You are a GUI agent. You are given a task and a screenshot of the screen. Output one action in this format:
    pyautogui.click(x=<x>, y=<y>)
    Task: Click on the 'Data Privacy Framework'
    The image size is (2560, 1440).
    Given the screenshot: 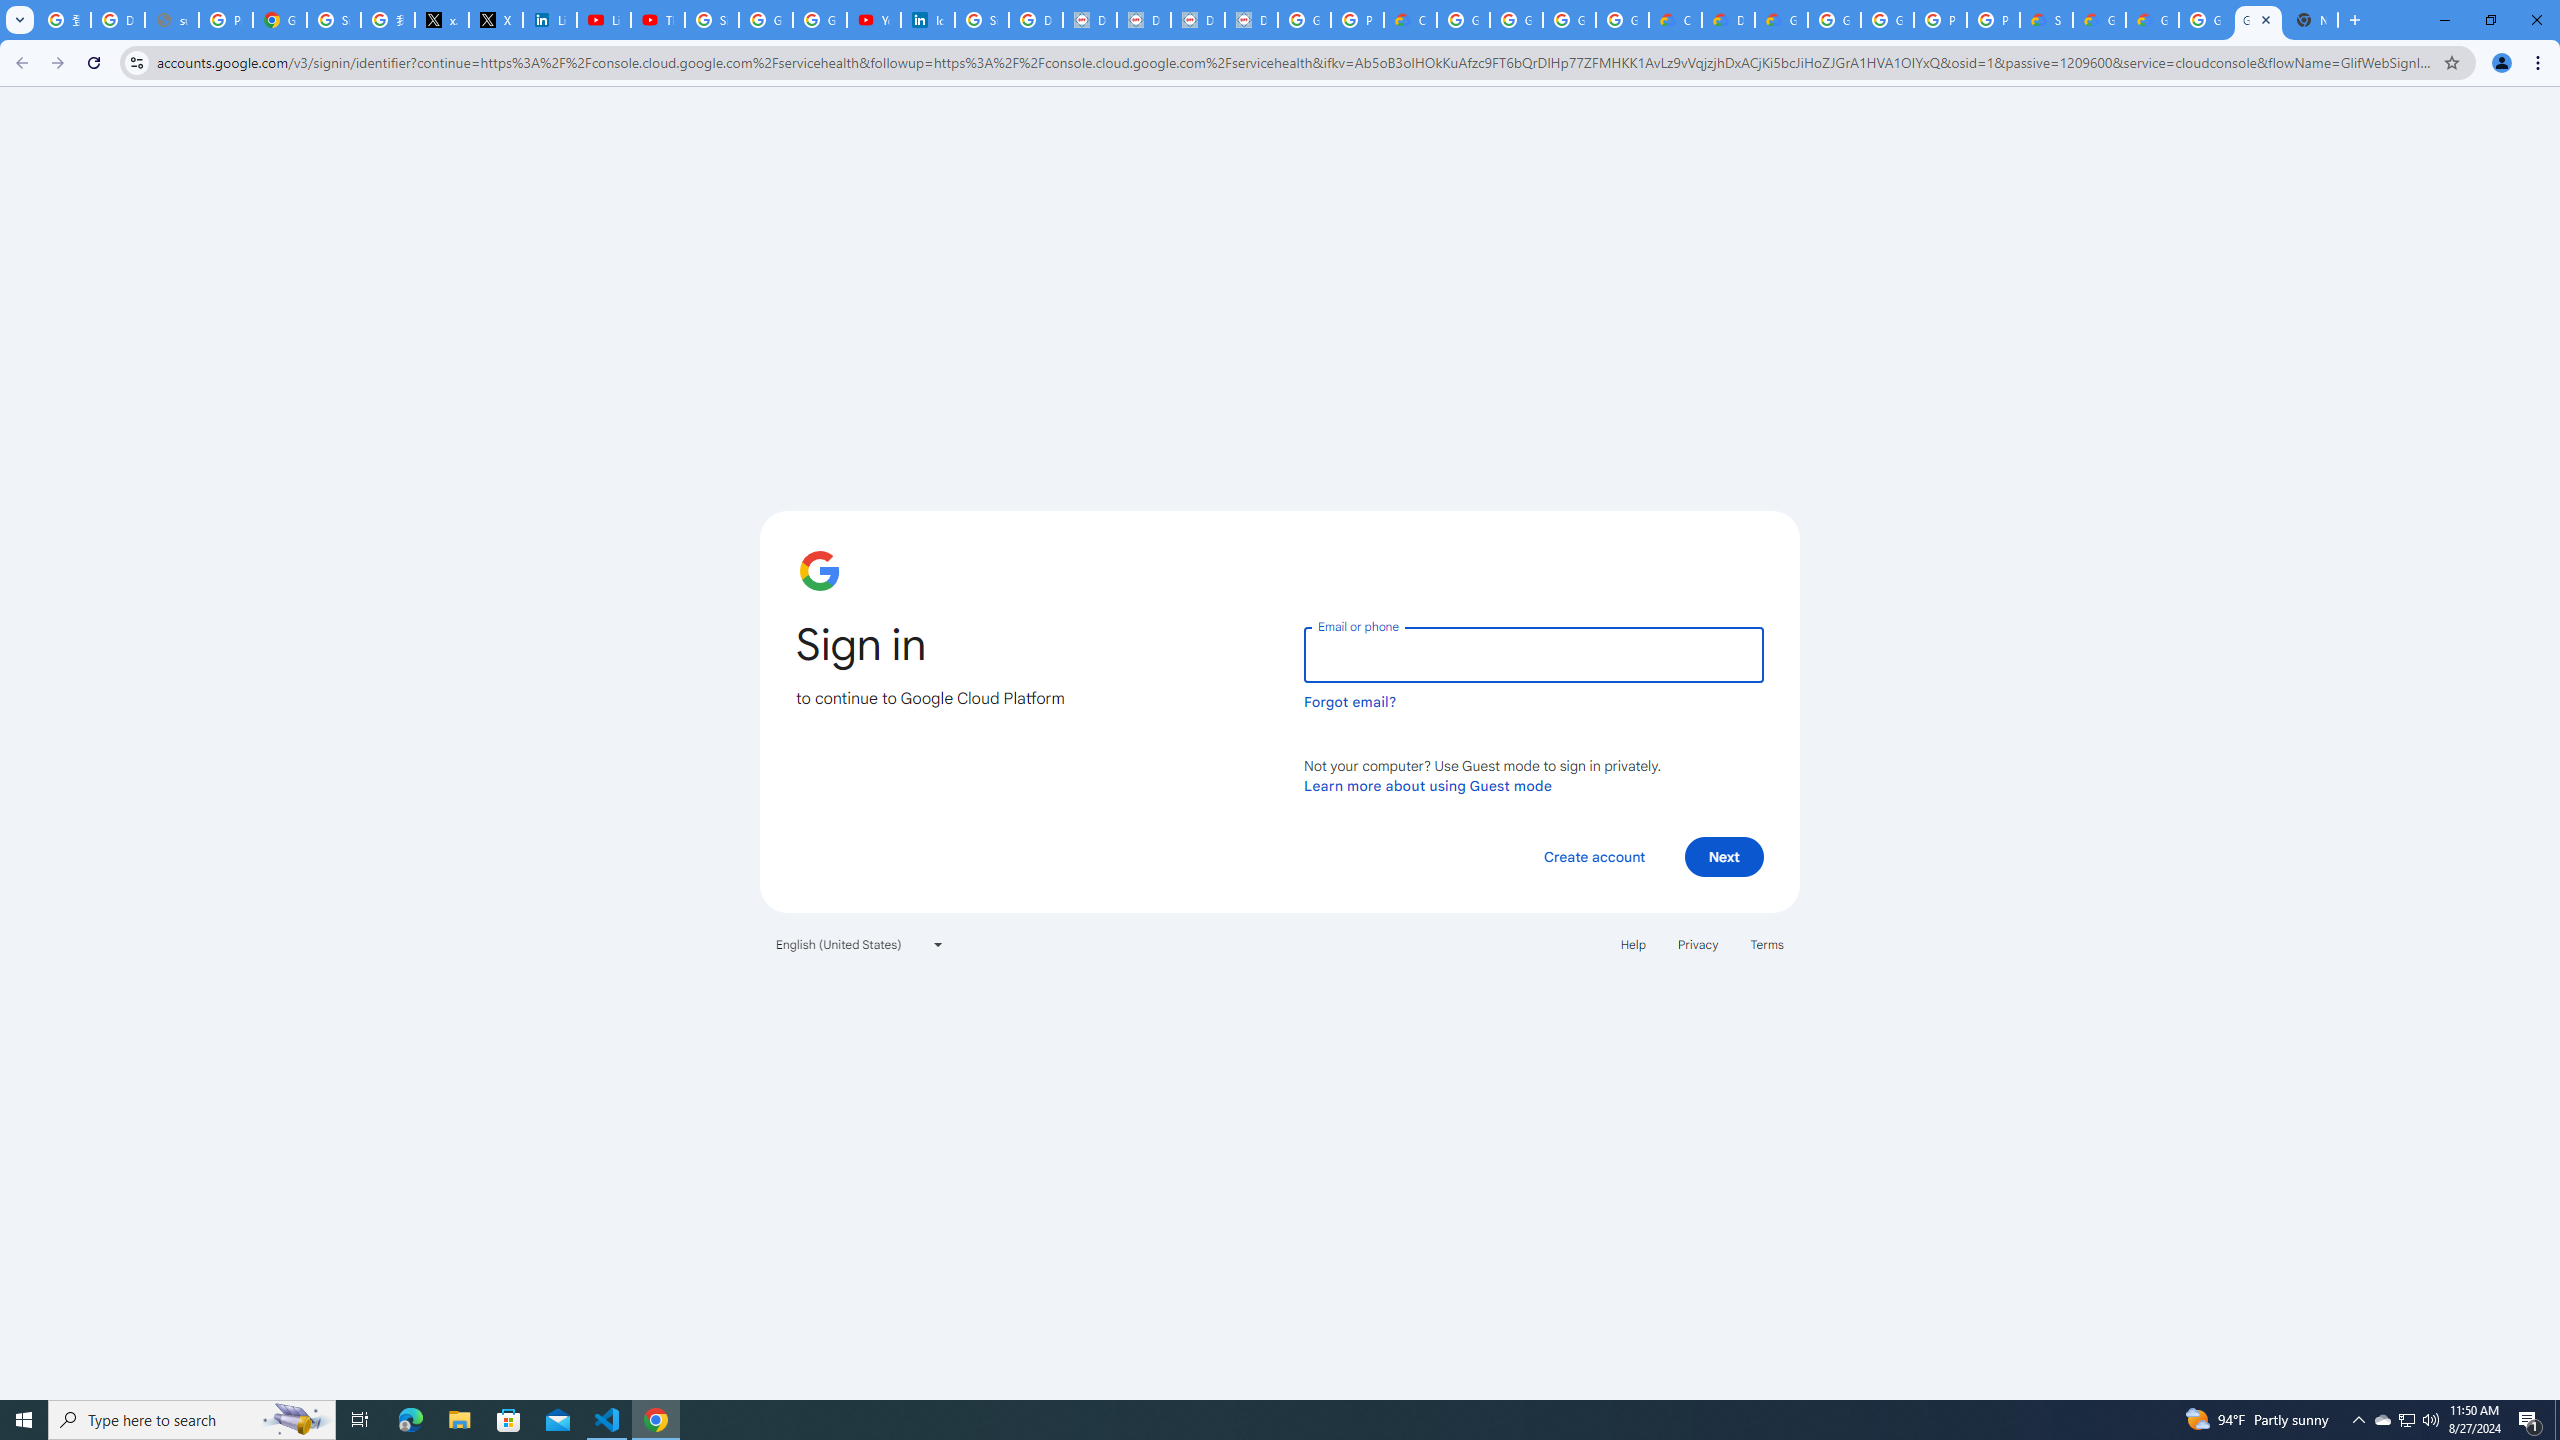 What is the action you would take?
    pyautogui.click(x=1198, y=19)
    